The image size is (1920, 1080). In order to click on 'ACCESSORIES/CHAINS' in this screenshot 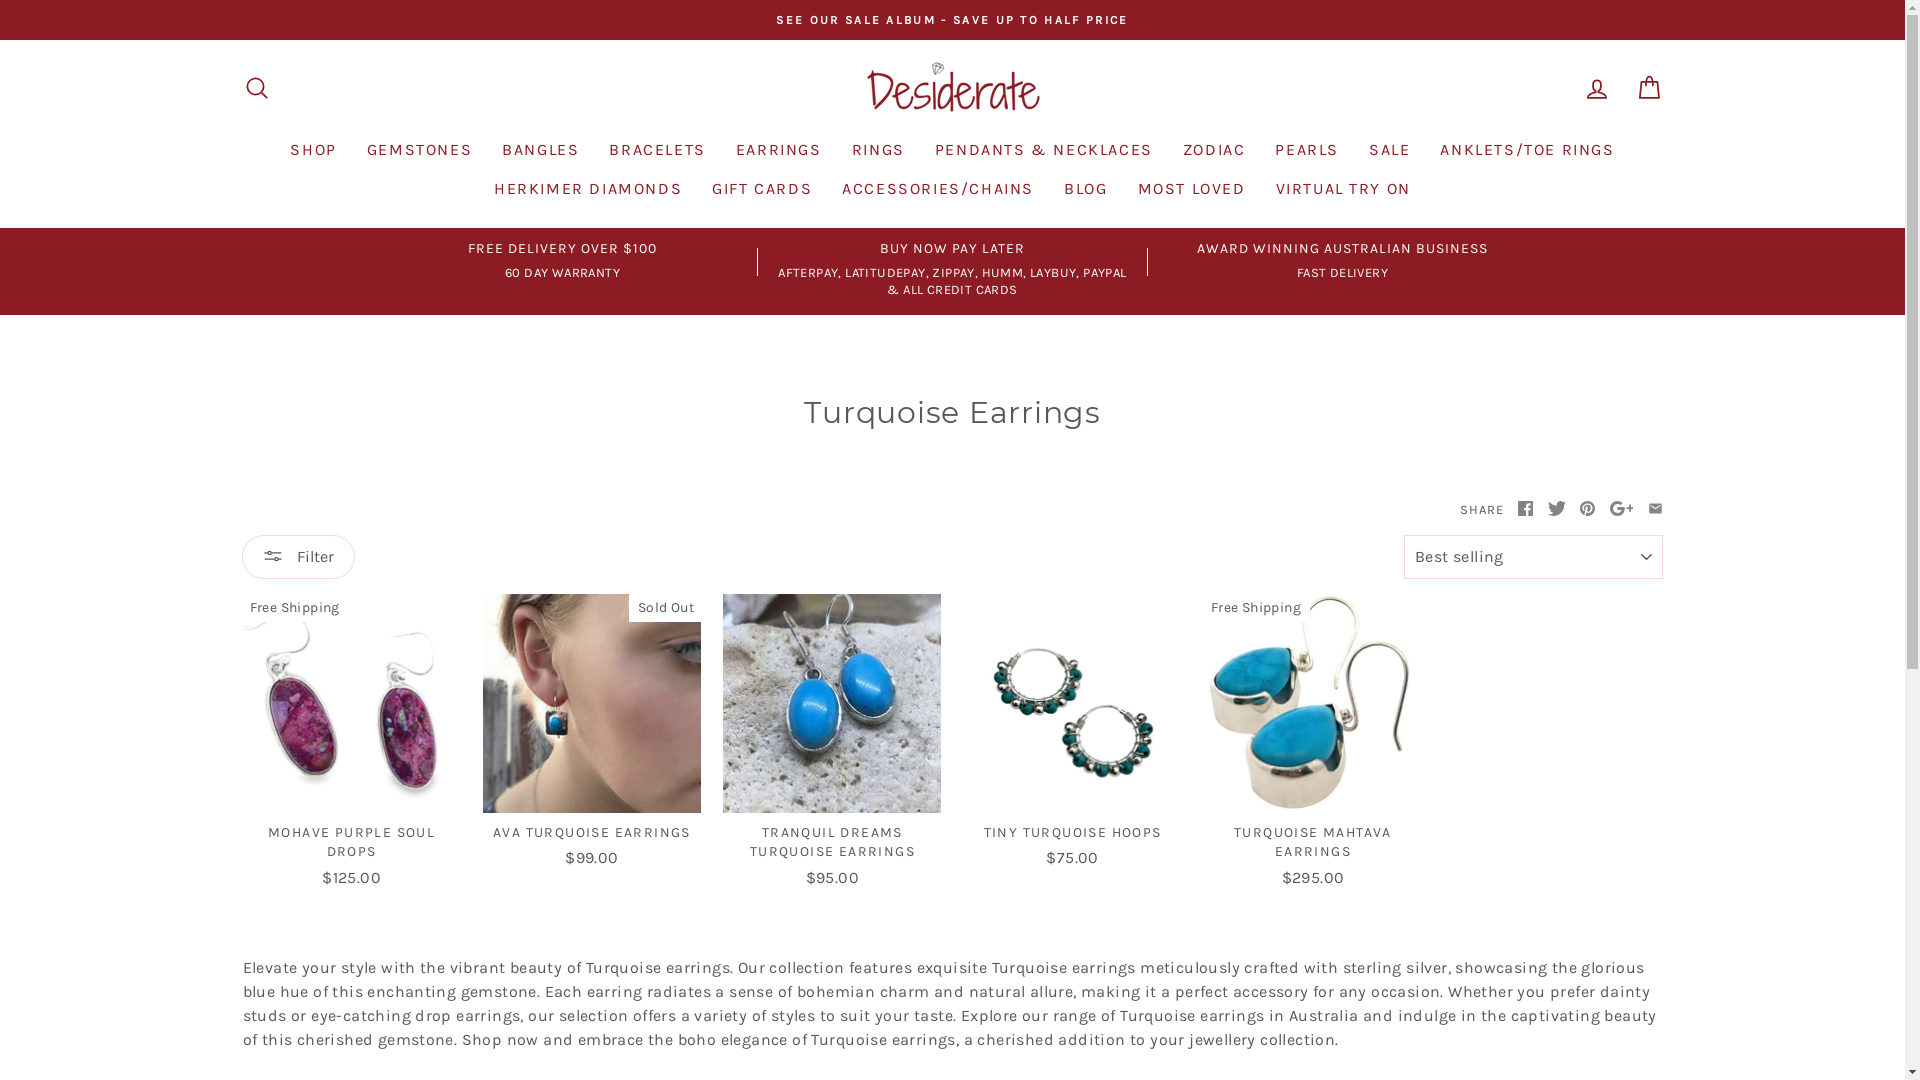, I will do `click(826, 188)`.